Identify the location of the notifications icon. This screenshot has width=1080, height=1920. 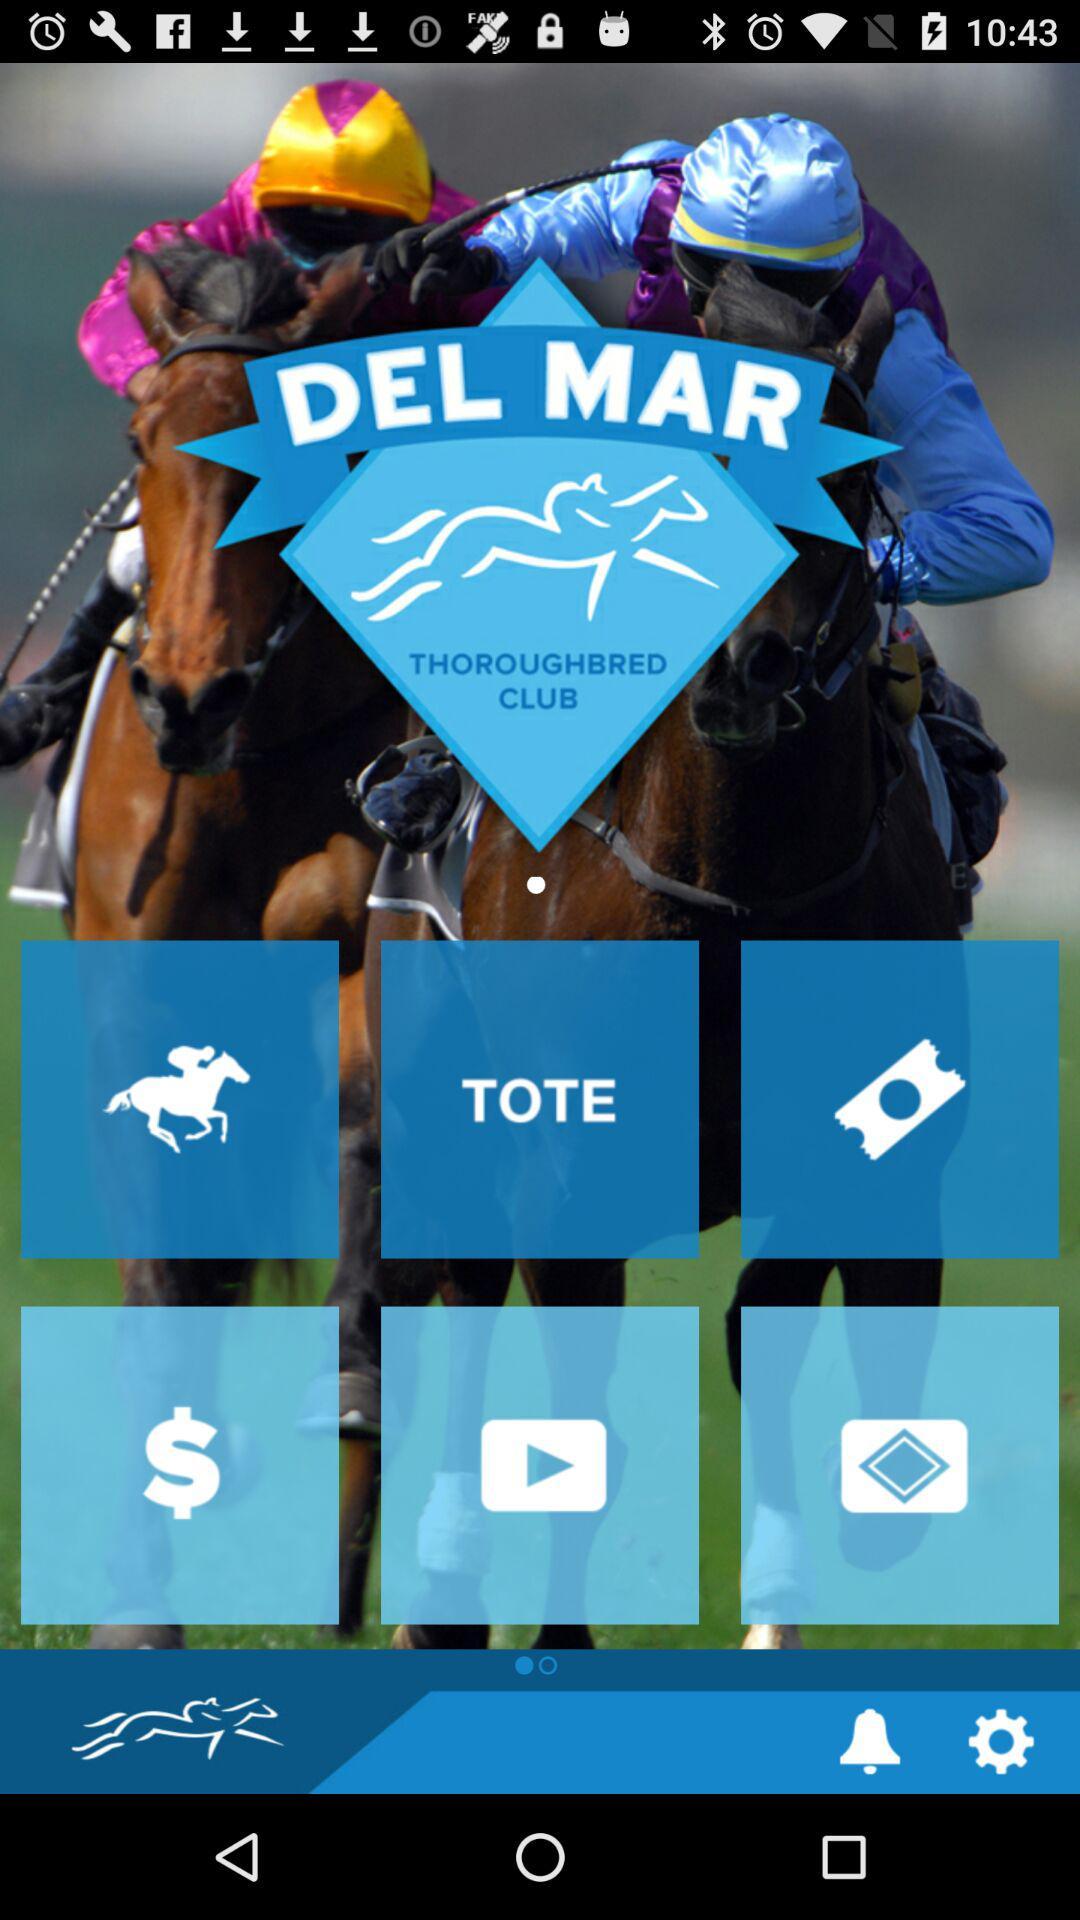
(869, 1862).